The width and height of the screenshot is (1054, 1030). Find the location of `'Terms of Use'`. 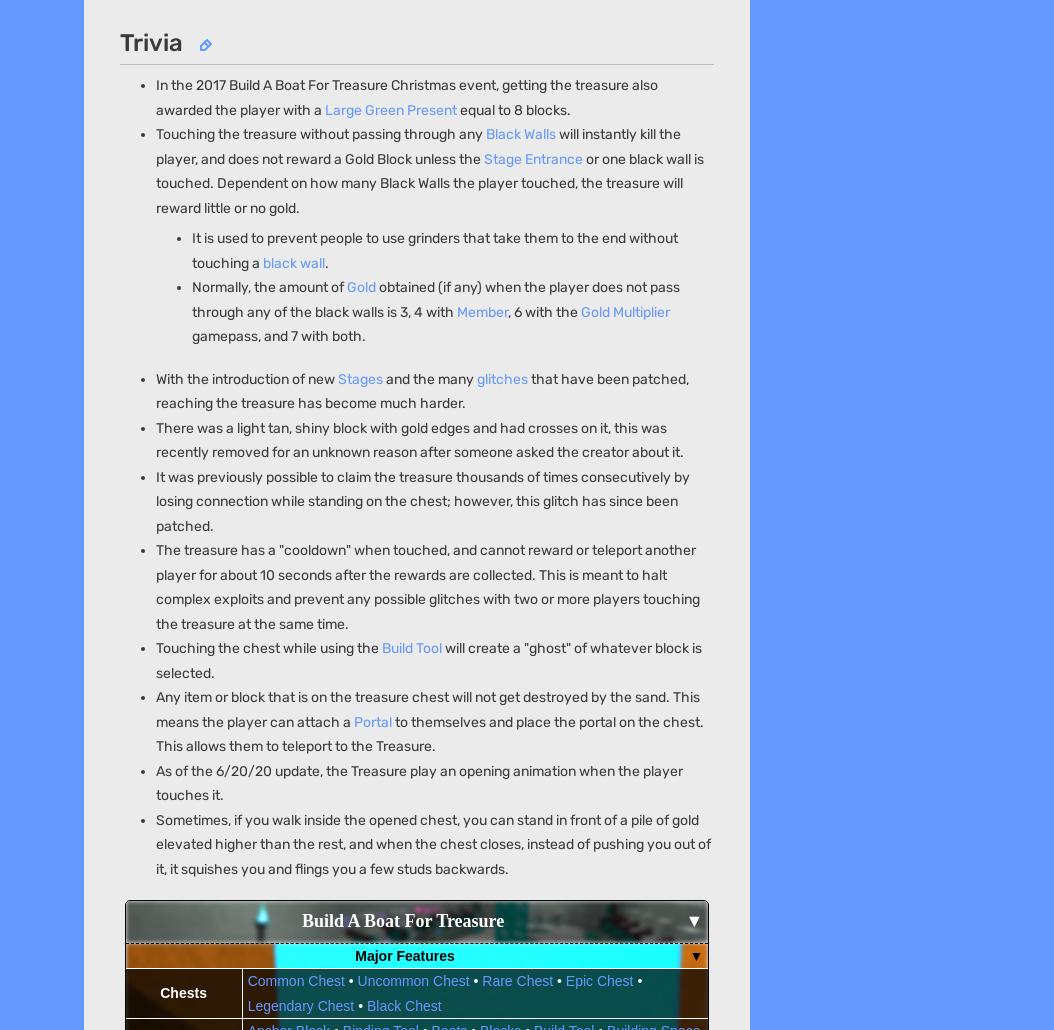

'Terms of Use' is located at coordinates (473, 178).